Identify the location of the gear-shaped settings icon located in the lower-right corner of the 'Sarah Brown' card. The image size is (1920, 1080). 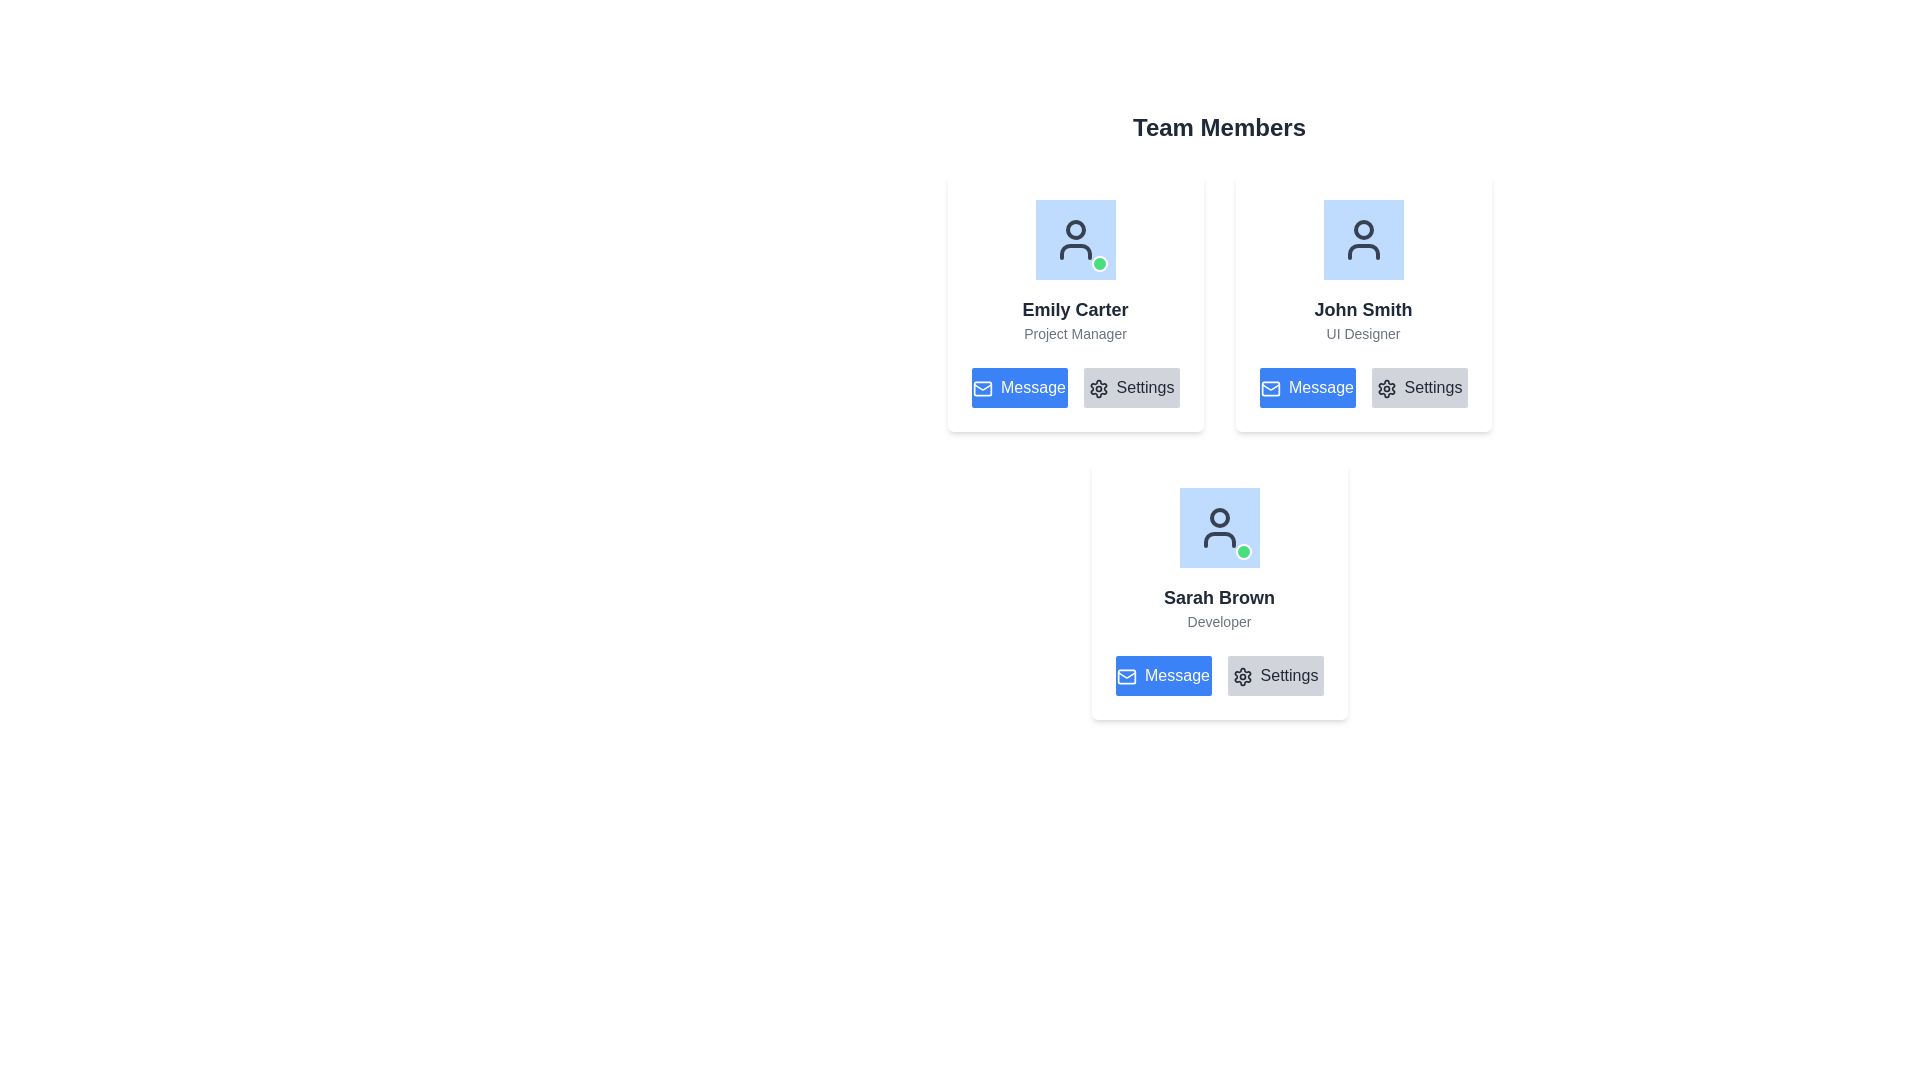
(1241, 675).